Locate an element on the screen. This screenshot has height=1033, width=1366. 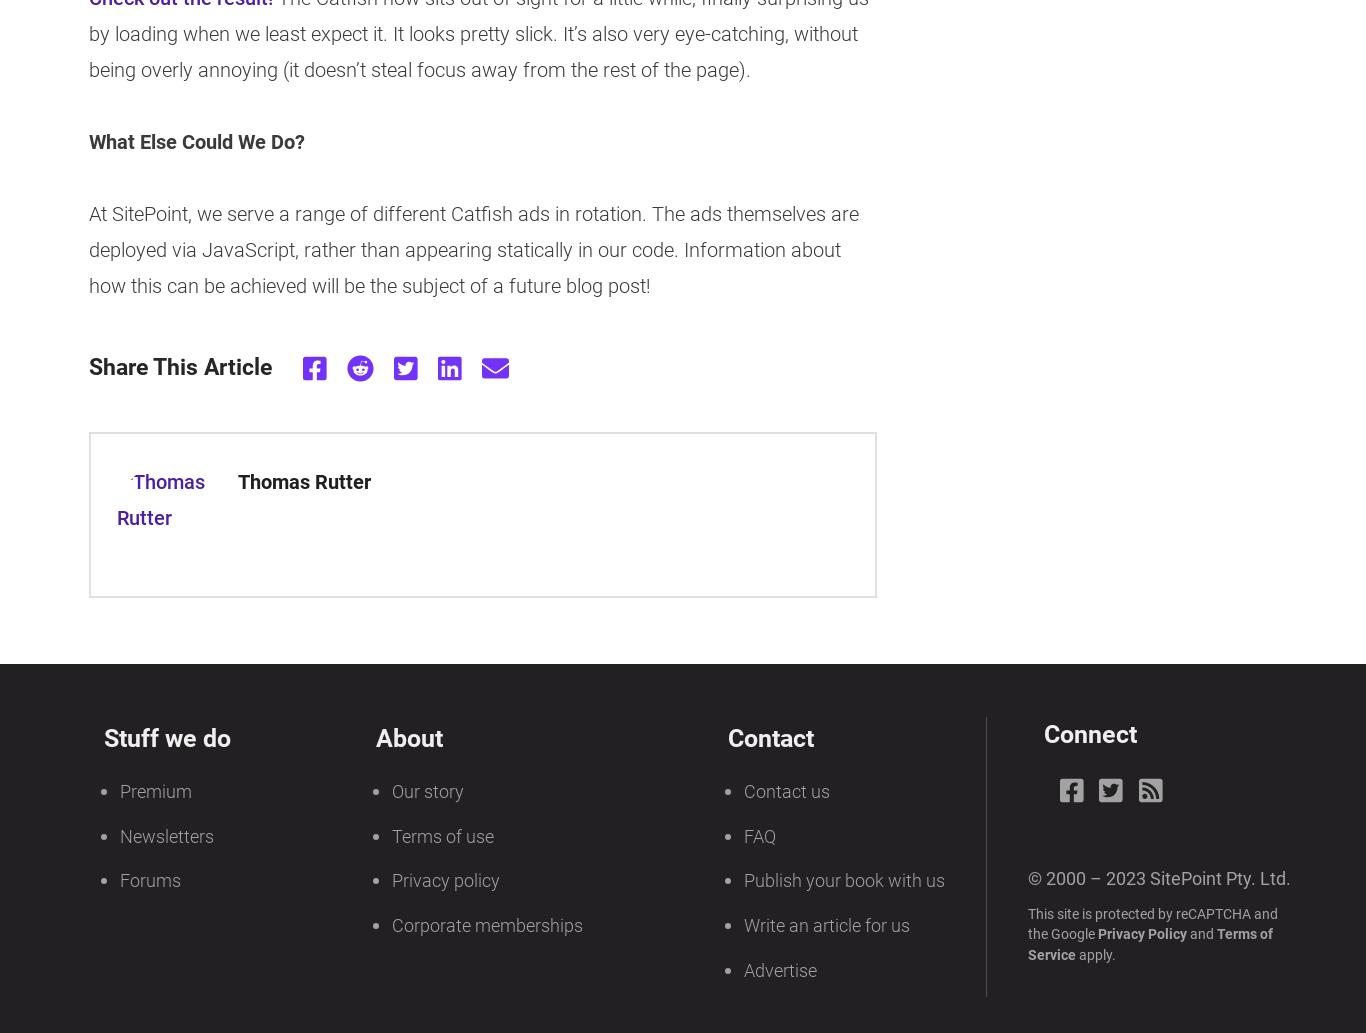
'Terms of use' is located at coordinates (441, 836).